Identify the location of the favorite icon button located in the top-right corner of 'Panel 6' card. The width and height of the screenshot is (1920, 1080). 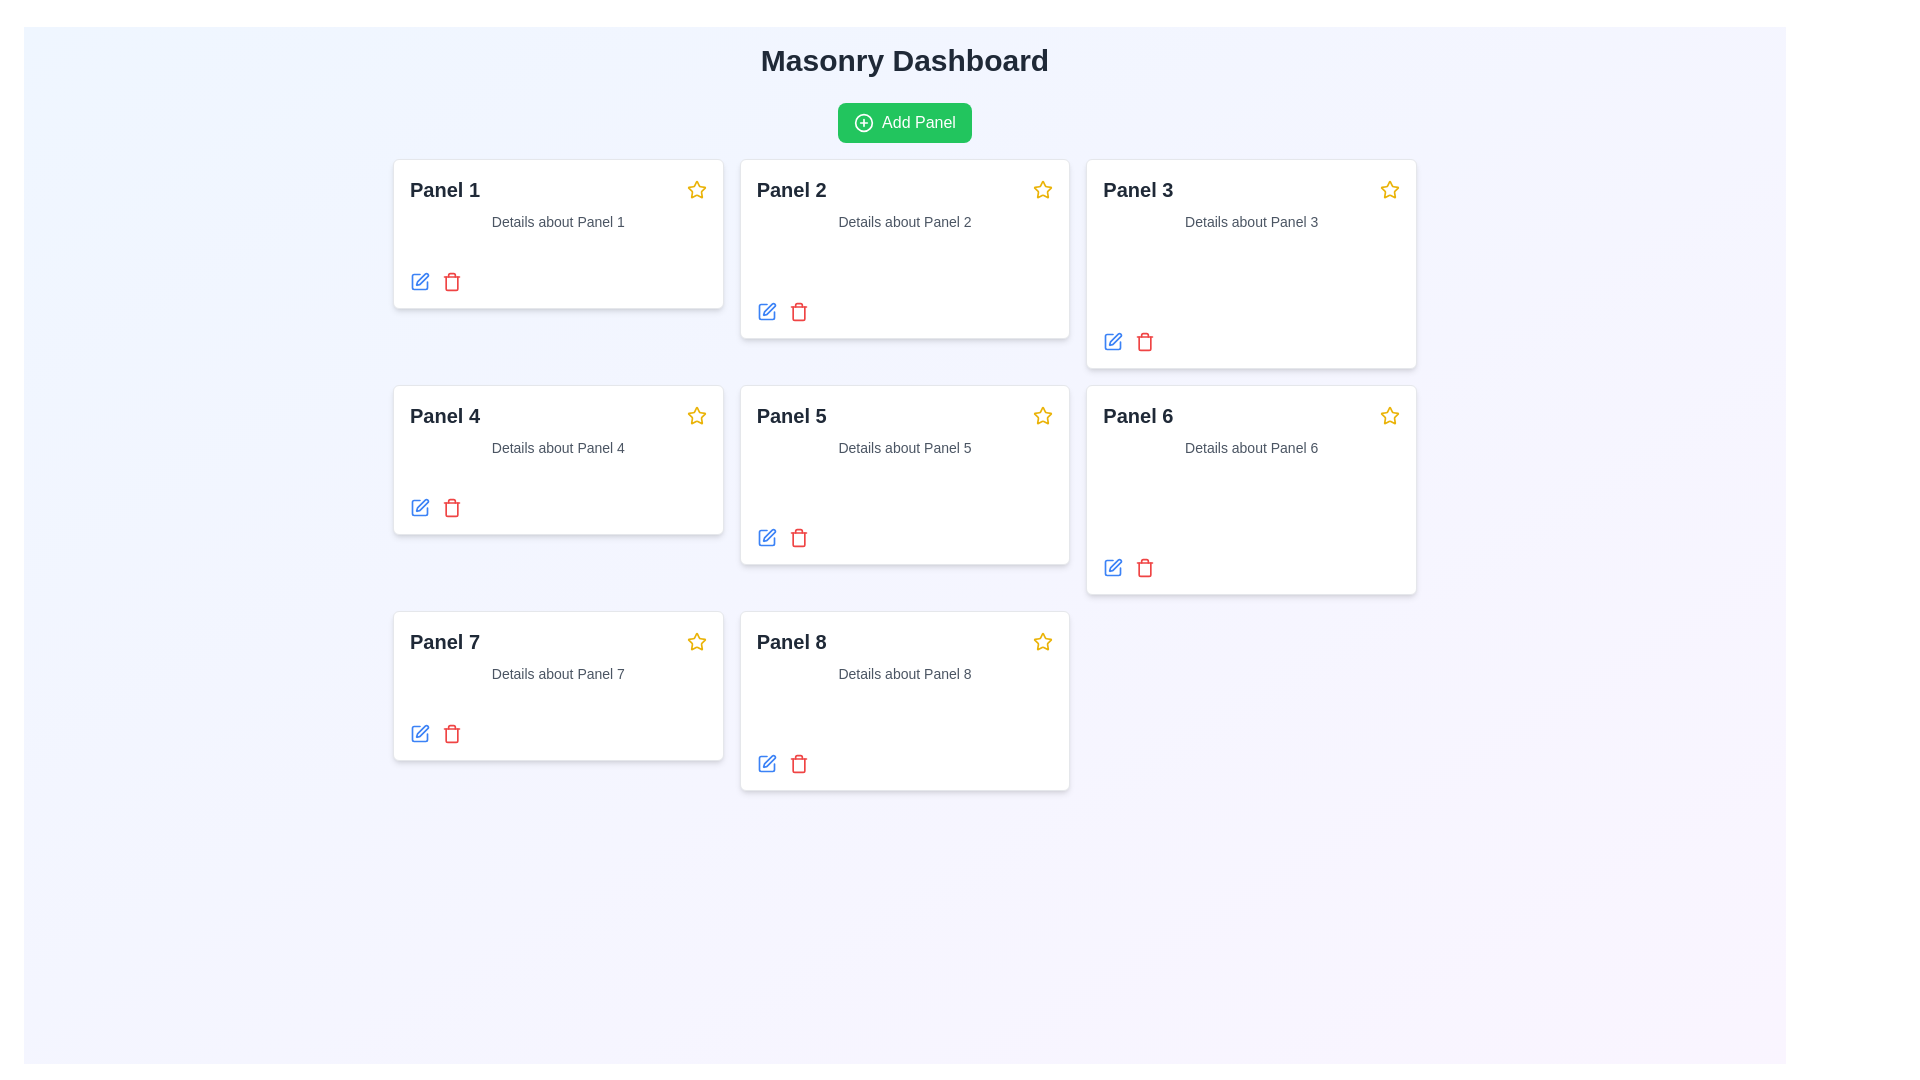
(1388, 415).